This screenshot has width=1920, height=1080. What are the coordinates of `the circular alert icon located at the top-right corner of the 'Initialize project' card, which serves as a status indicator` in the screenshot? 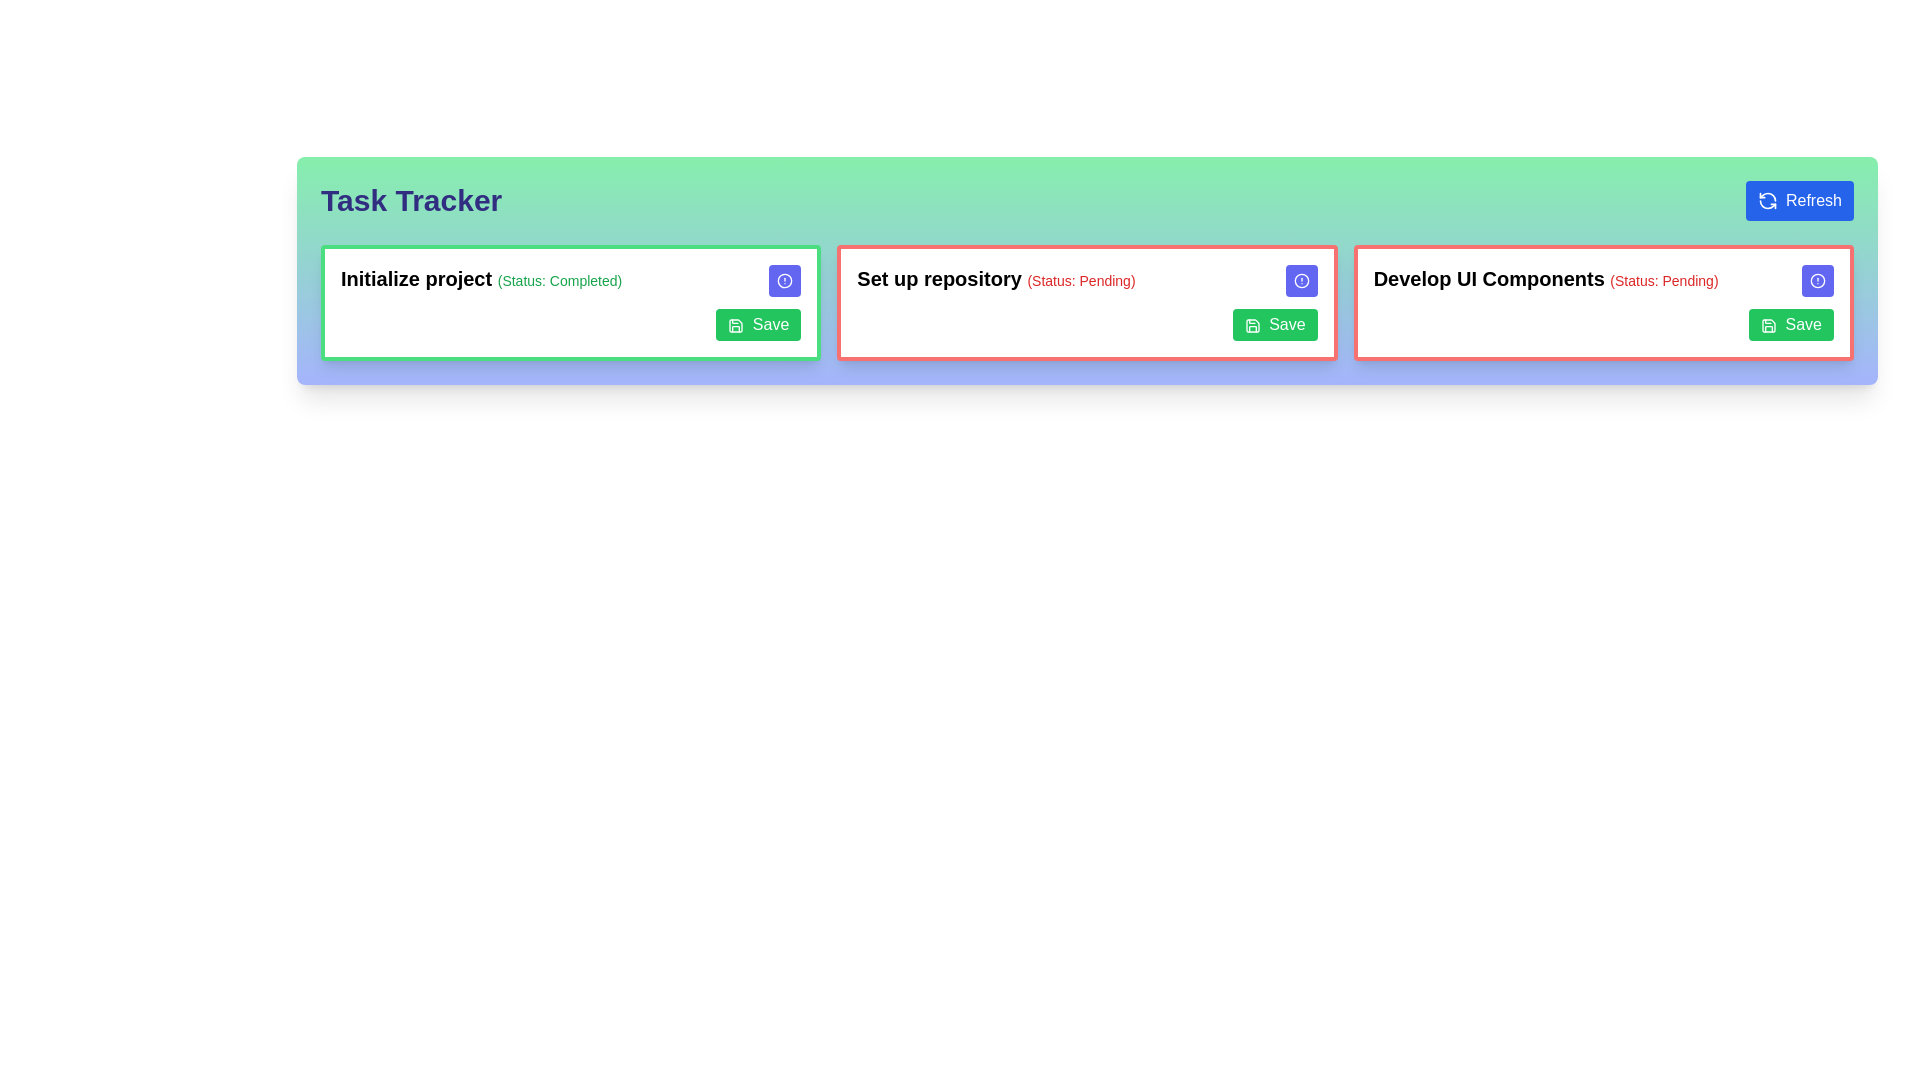 It's located at (784, 281).